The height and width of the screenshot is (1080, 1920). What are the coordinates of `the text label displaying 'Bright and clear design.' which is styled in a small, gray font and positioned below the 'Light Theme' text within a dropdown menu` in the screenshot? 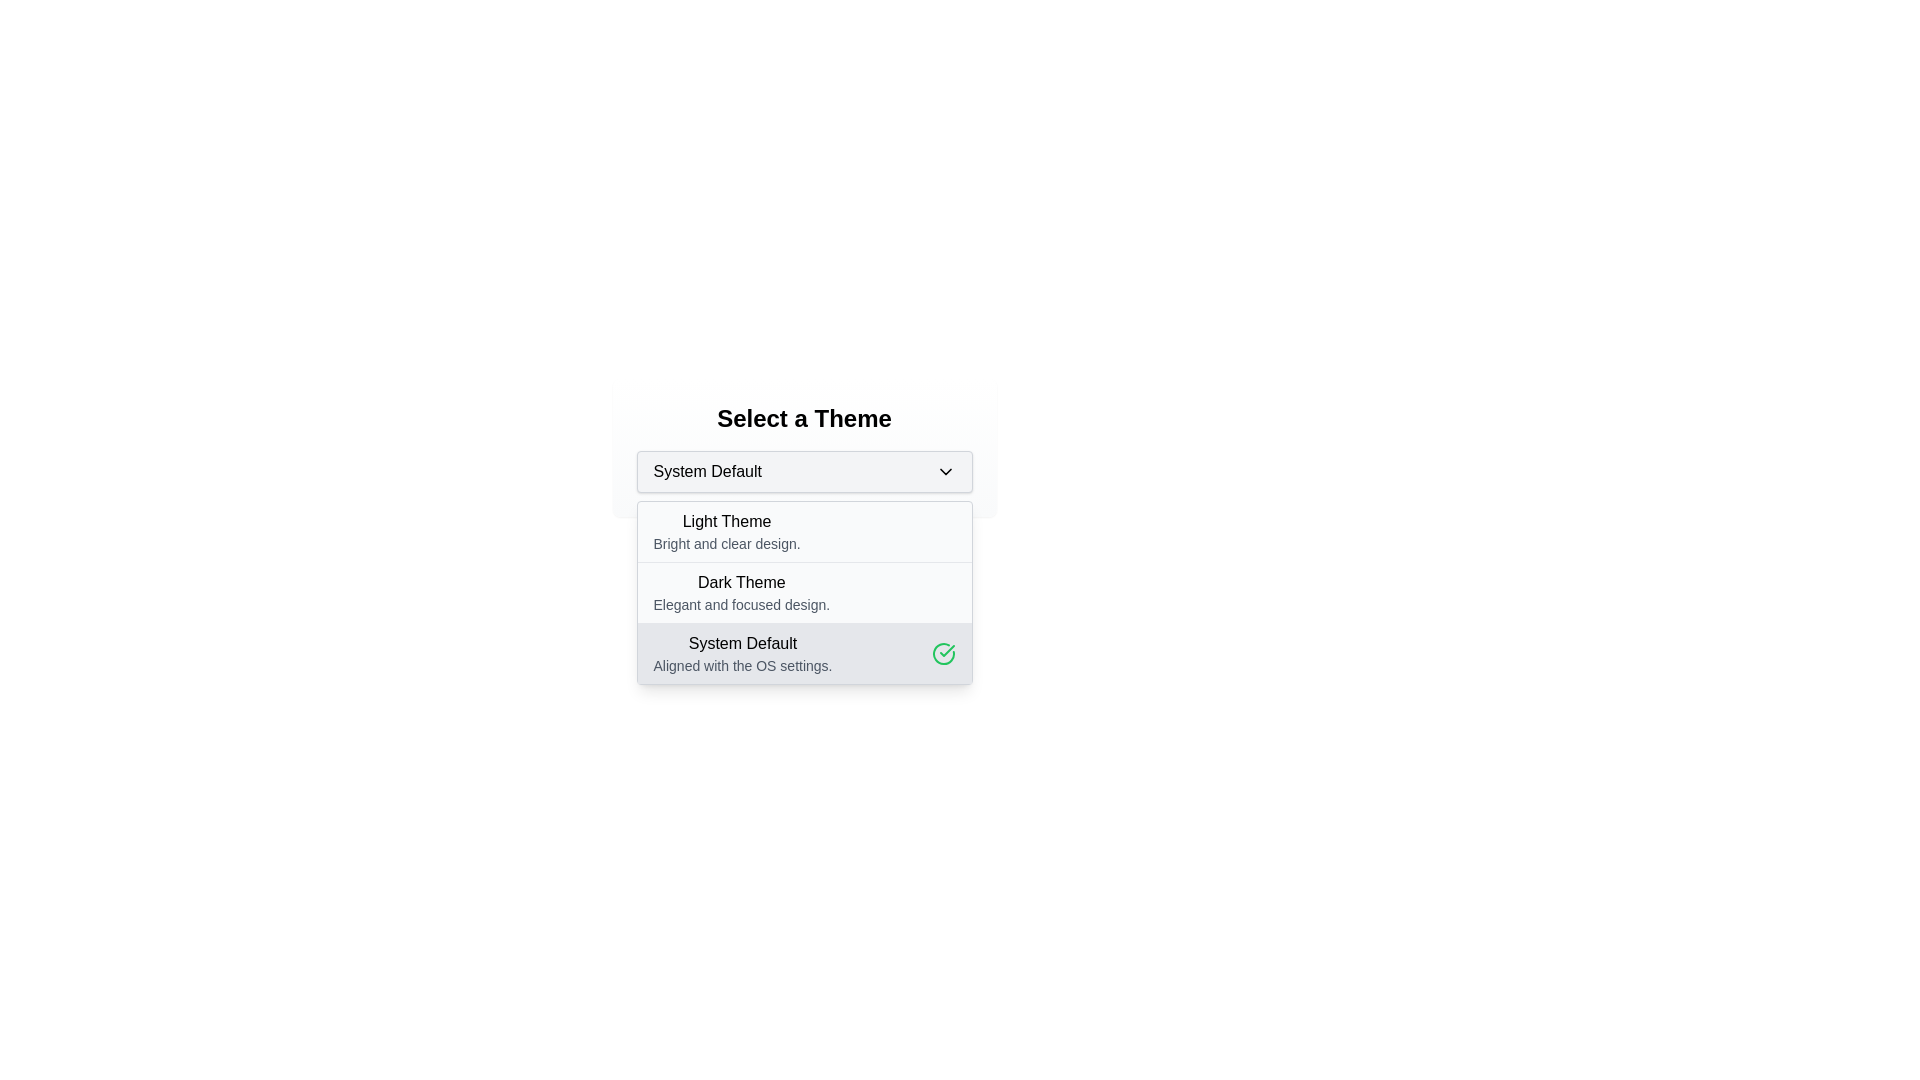 It's located at (726, 543).